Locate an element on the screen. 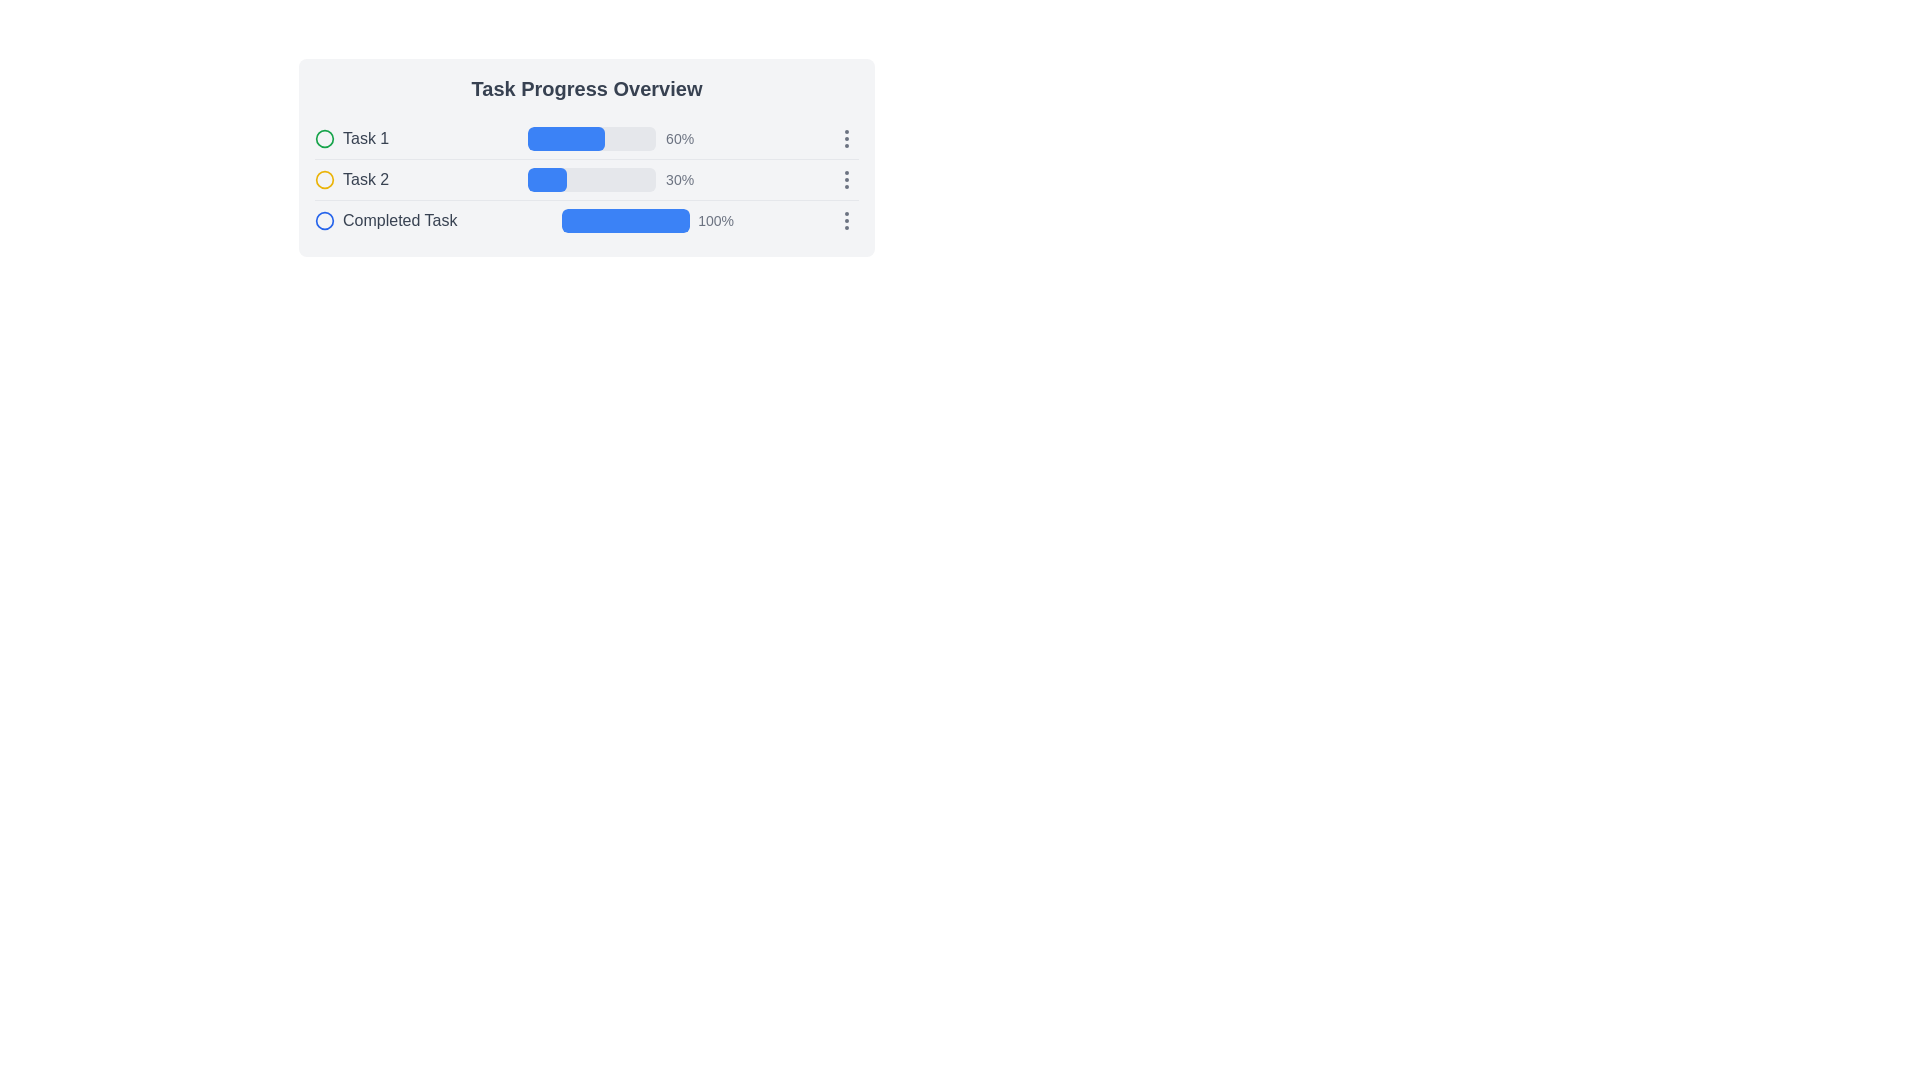 This screenshot has height=1080, width=1920. the status text label indicating a completed task in the 'Task Progress Overview' section is located at coordinates (400, 220).